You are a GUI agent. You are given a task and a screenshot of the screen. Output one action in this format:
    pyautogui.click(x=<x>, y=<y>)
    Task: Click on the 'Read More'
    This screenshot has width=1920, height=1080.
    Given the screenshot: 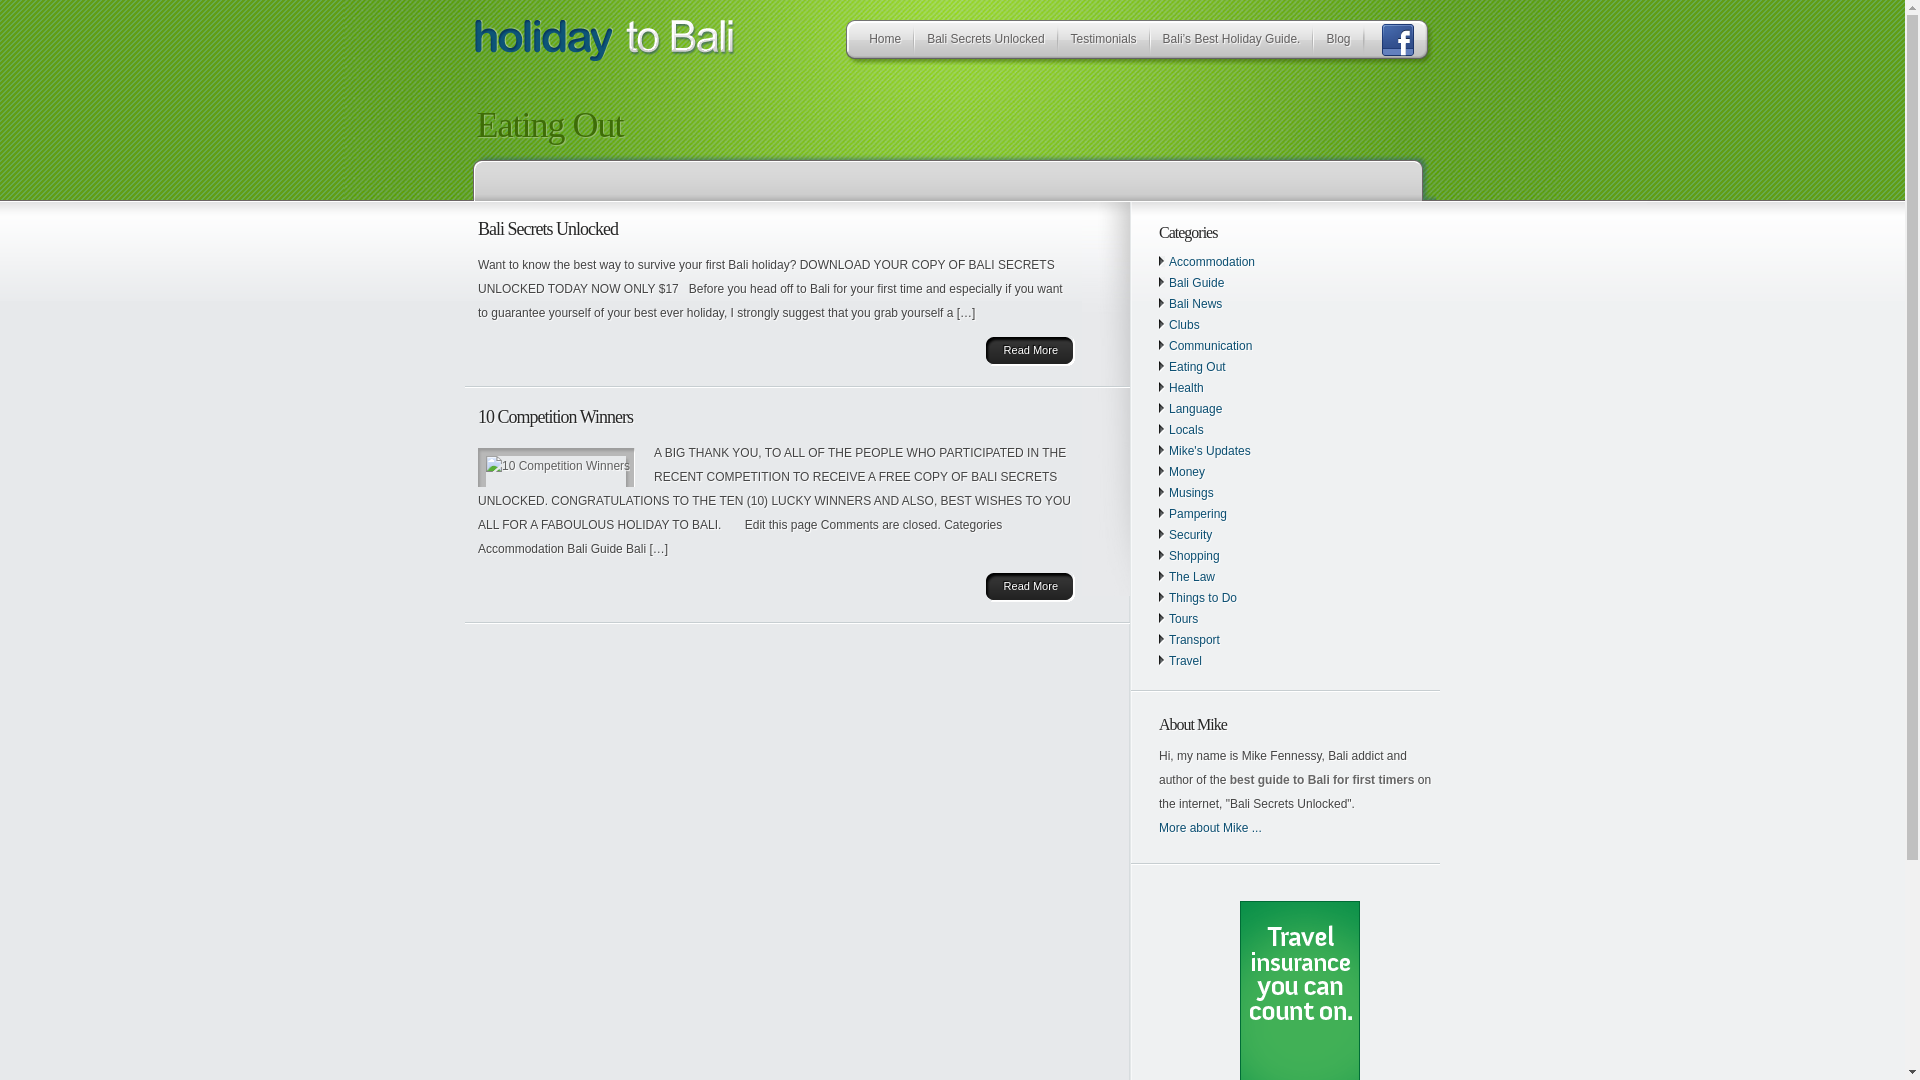 What is the action you would take?
    pyautogui.click(x=1030, y=585)
    